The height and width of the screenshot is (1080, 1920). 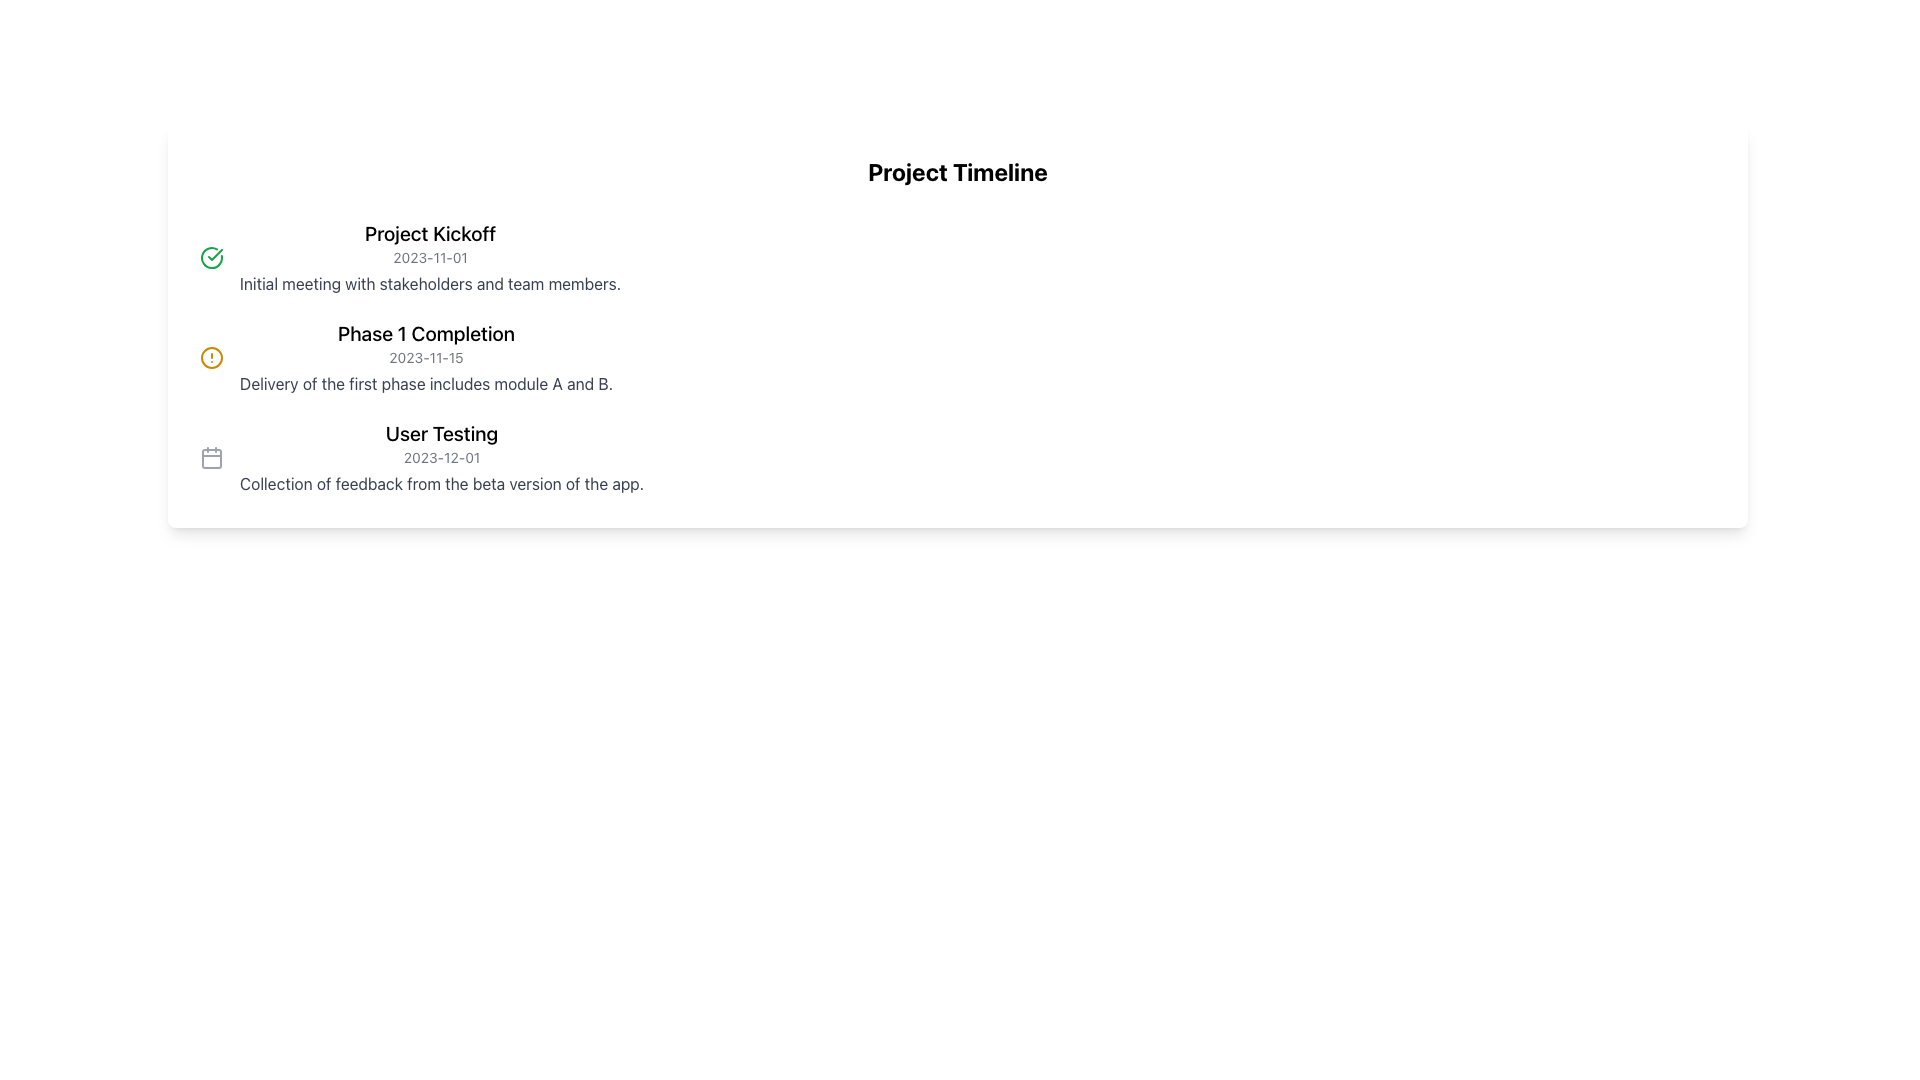 What do you see at coordinates (211, 459) in the screenshot?
I see `the rounded rectangle shape that forms the main body of the calendar icon located to the left of the 'User Testing' event heading` at bounding box center [211, 459].